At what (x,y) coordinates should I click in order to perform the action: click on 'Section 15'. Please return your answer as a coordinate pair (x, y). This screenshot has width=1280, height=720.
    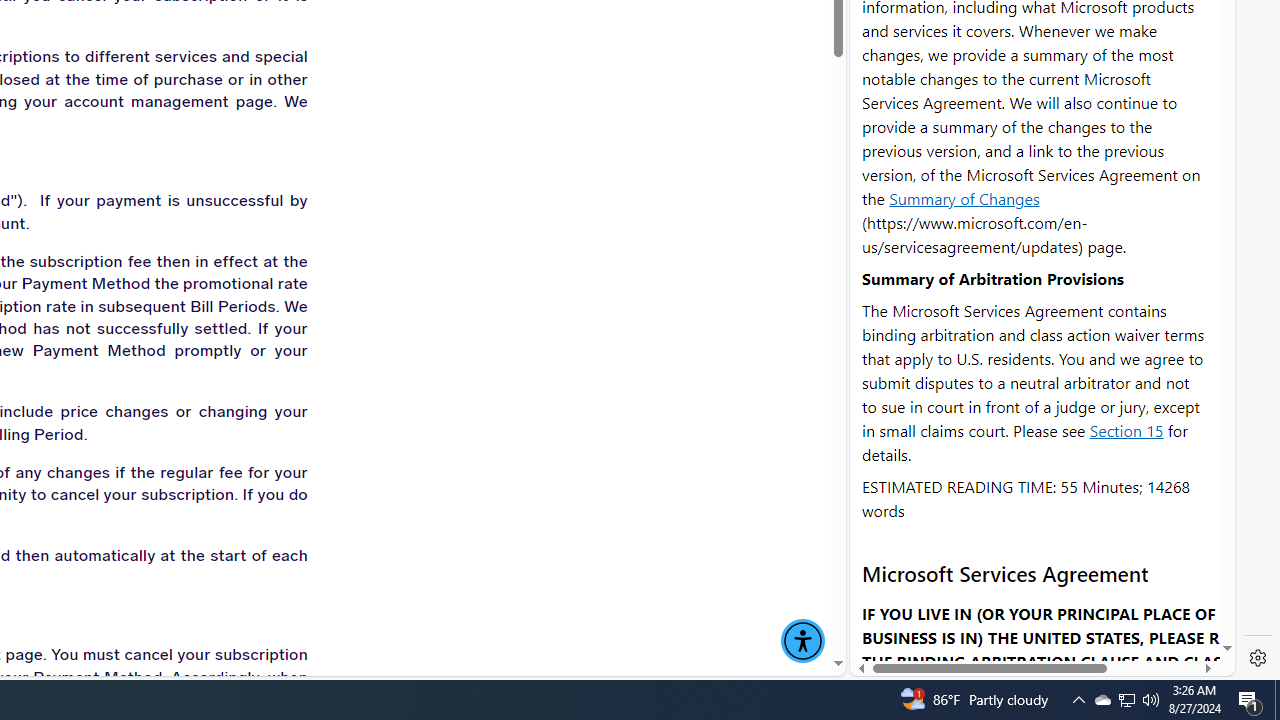
    Looking at the image, I should click on (1126, 429).